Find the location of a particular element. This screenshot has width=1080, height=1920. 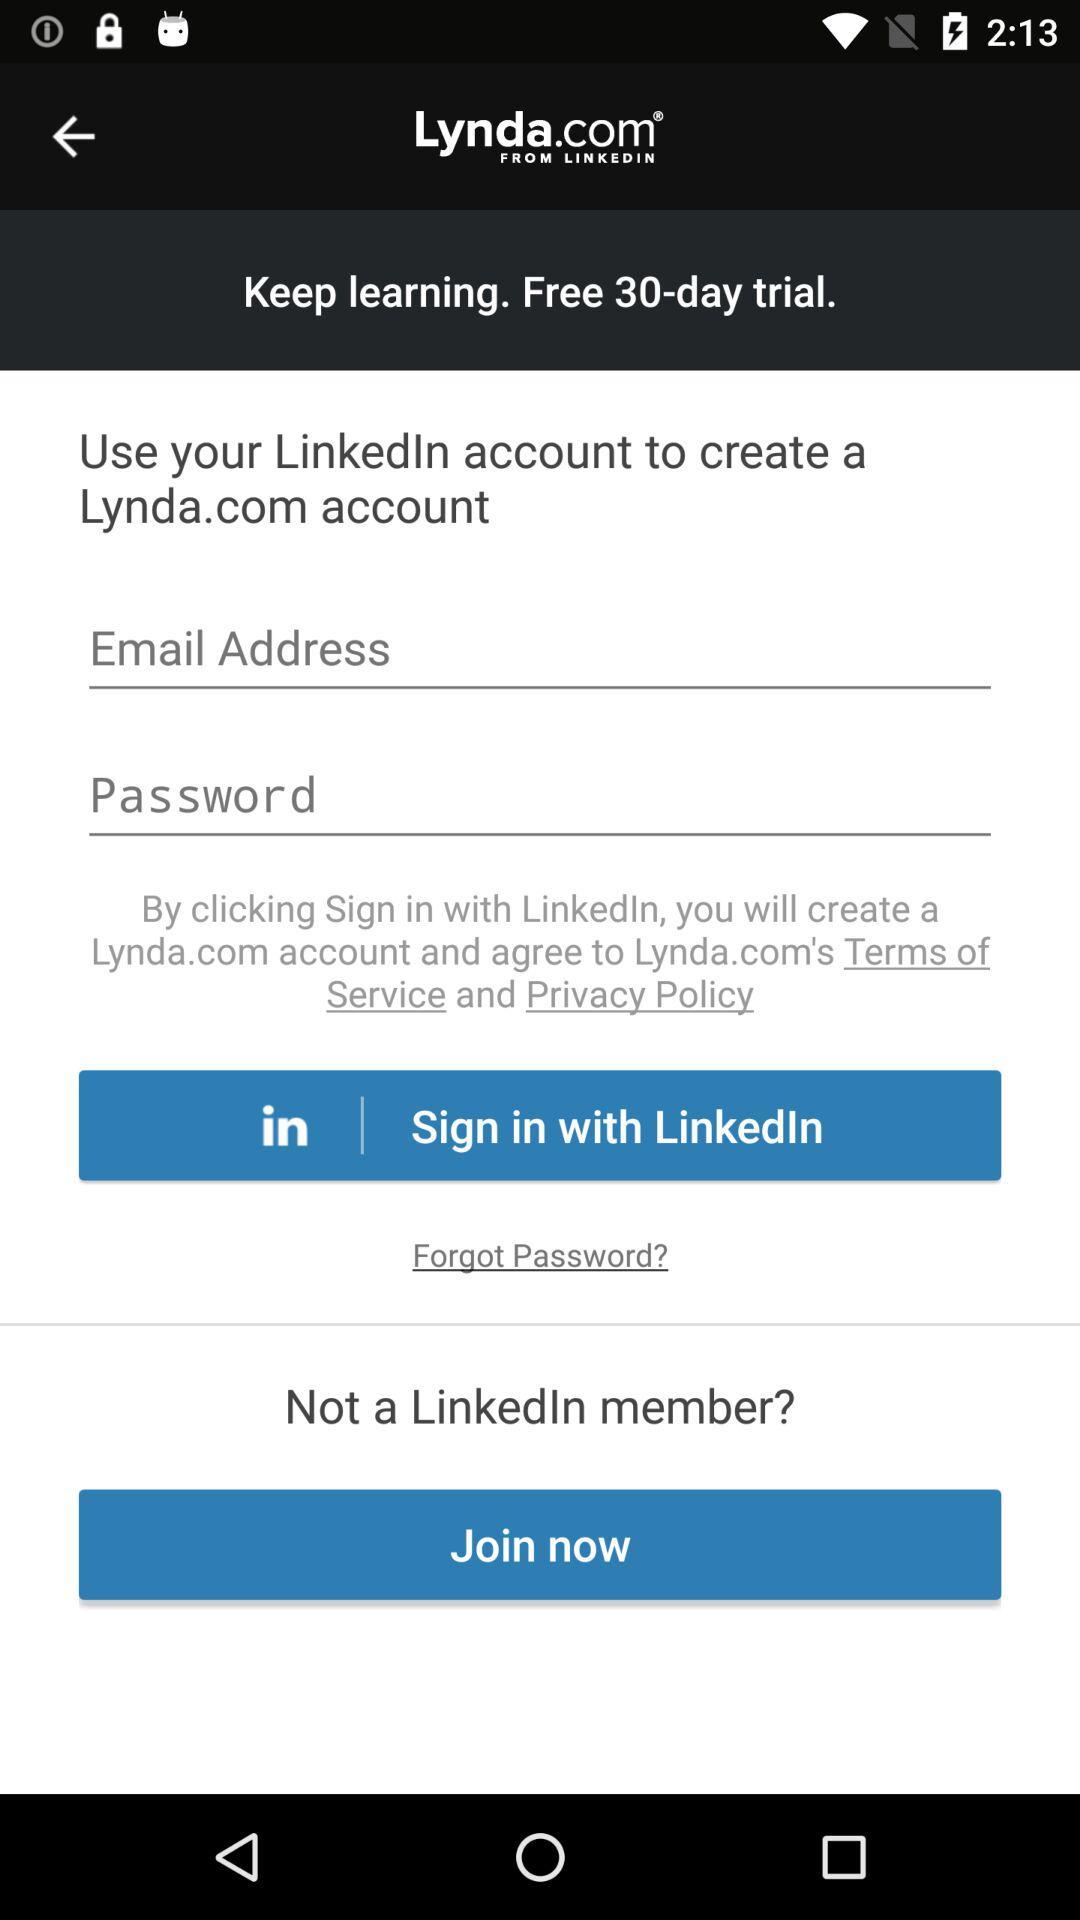

the forgot password? is located at coordinates (540, 1253).